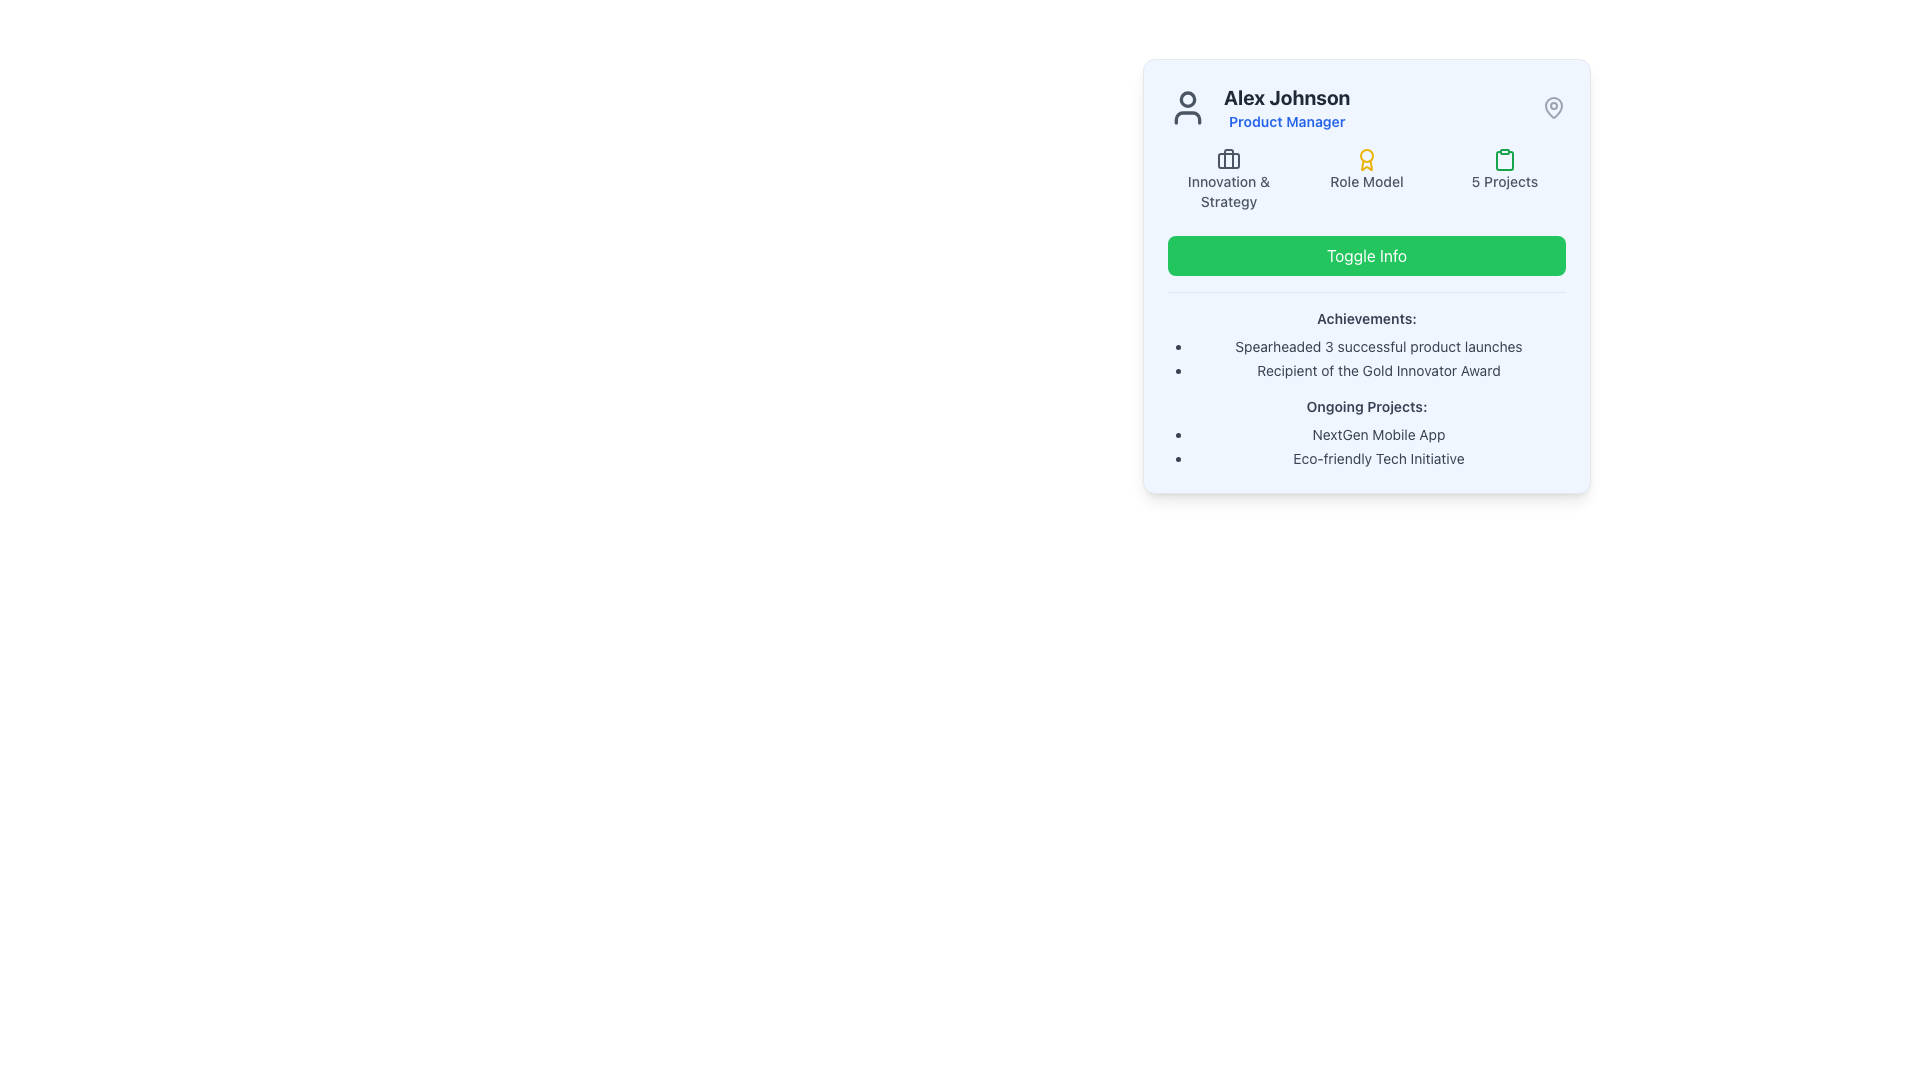 The image size is (1920, 1080). Describe the element at coordinates (1505, 158) in the screenshot. I see `the color or design of the Graphic icon (SVG vector) associated with the '5 Projects' section located in the upper-right section of the profile card` at that location.